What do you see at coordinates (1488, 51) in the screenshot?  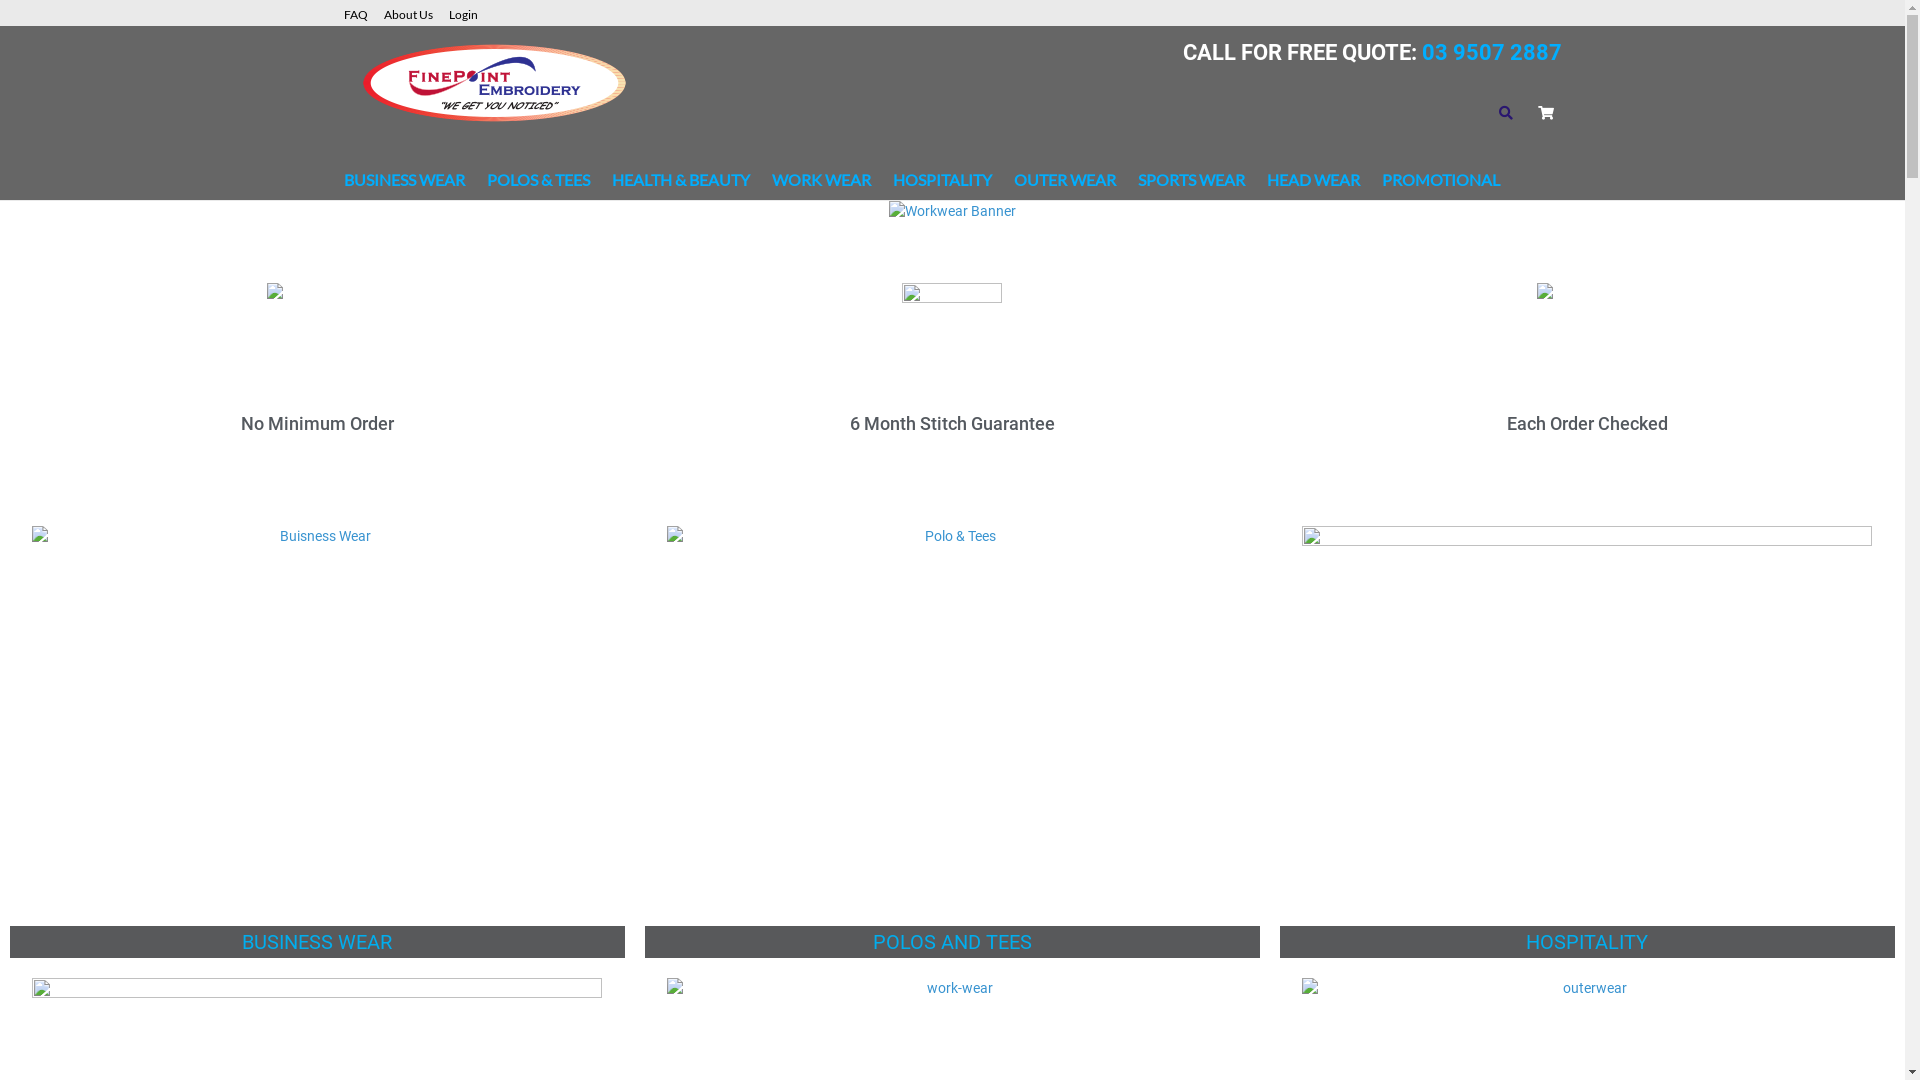 I see `'03 9507 2887'` at bounding box center [1488, 51].